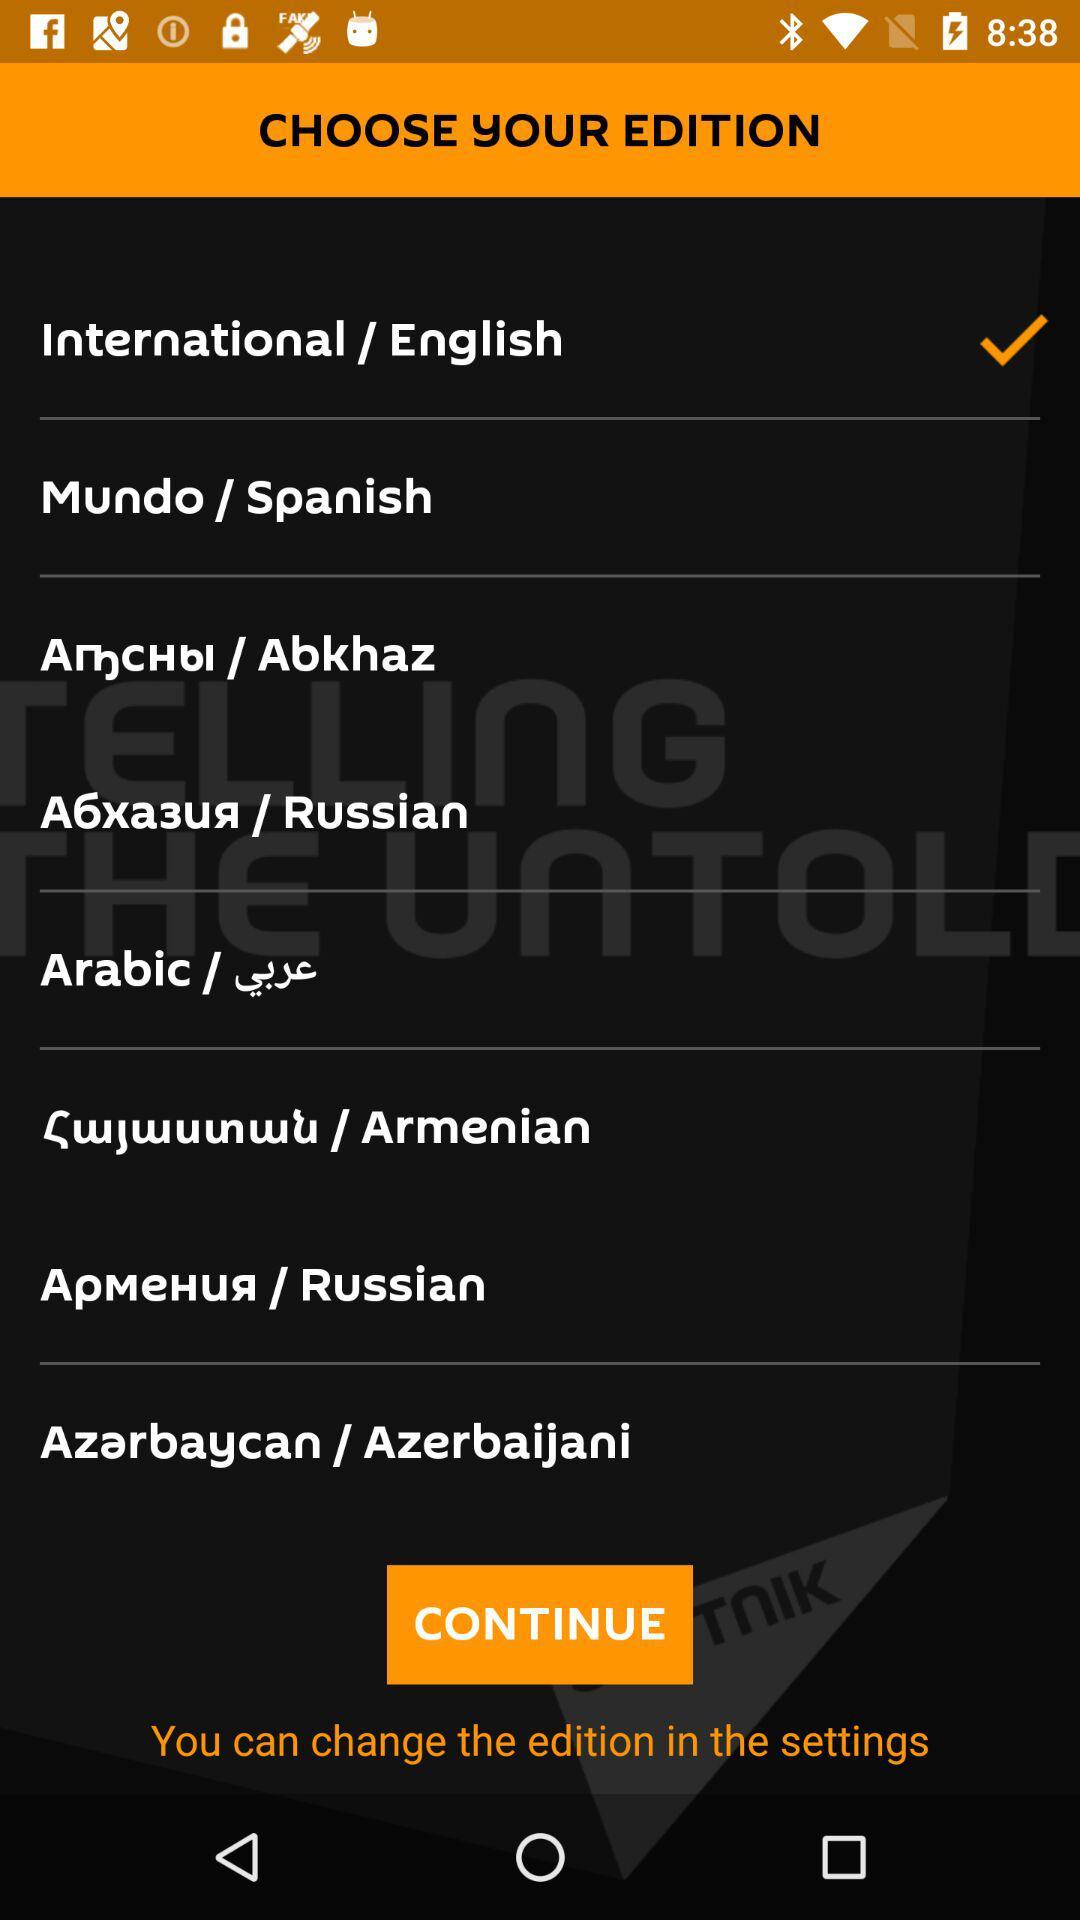 Image resolution: width=1080 pixels, height=1920 pixels. I want to click on the app below choose your edition item, so click(540, 229).